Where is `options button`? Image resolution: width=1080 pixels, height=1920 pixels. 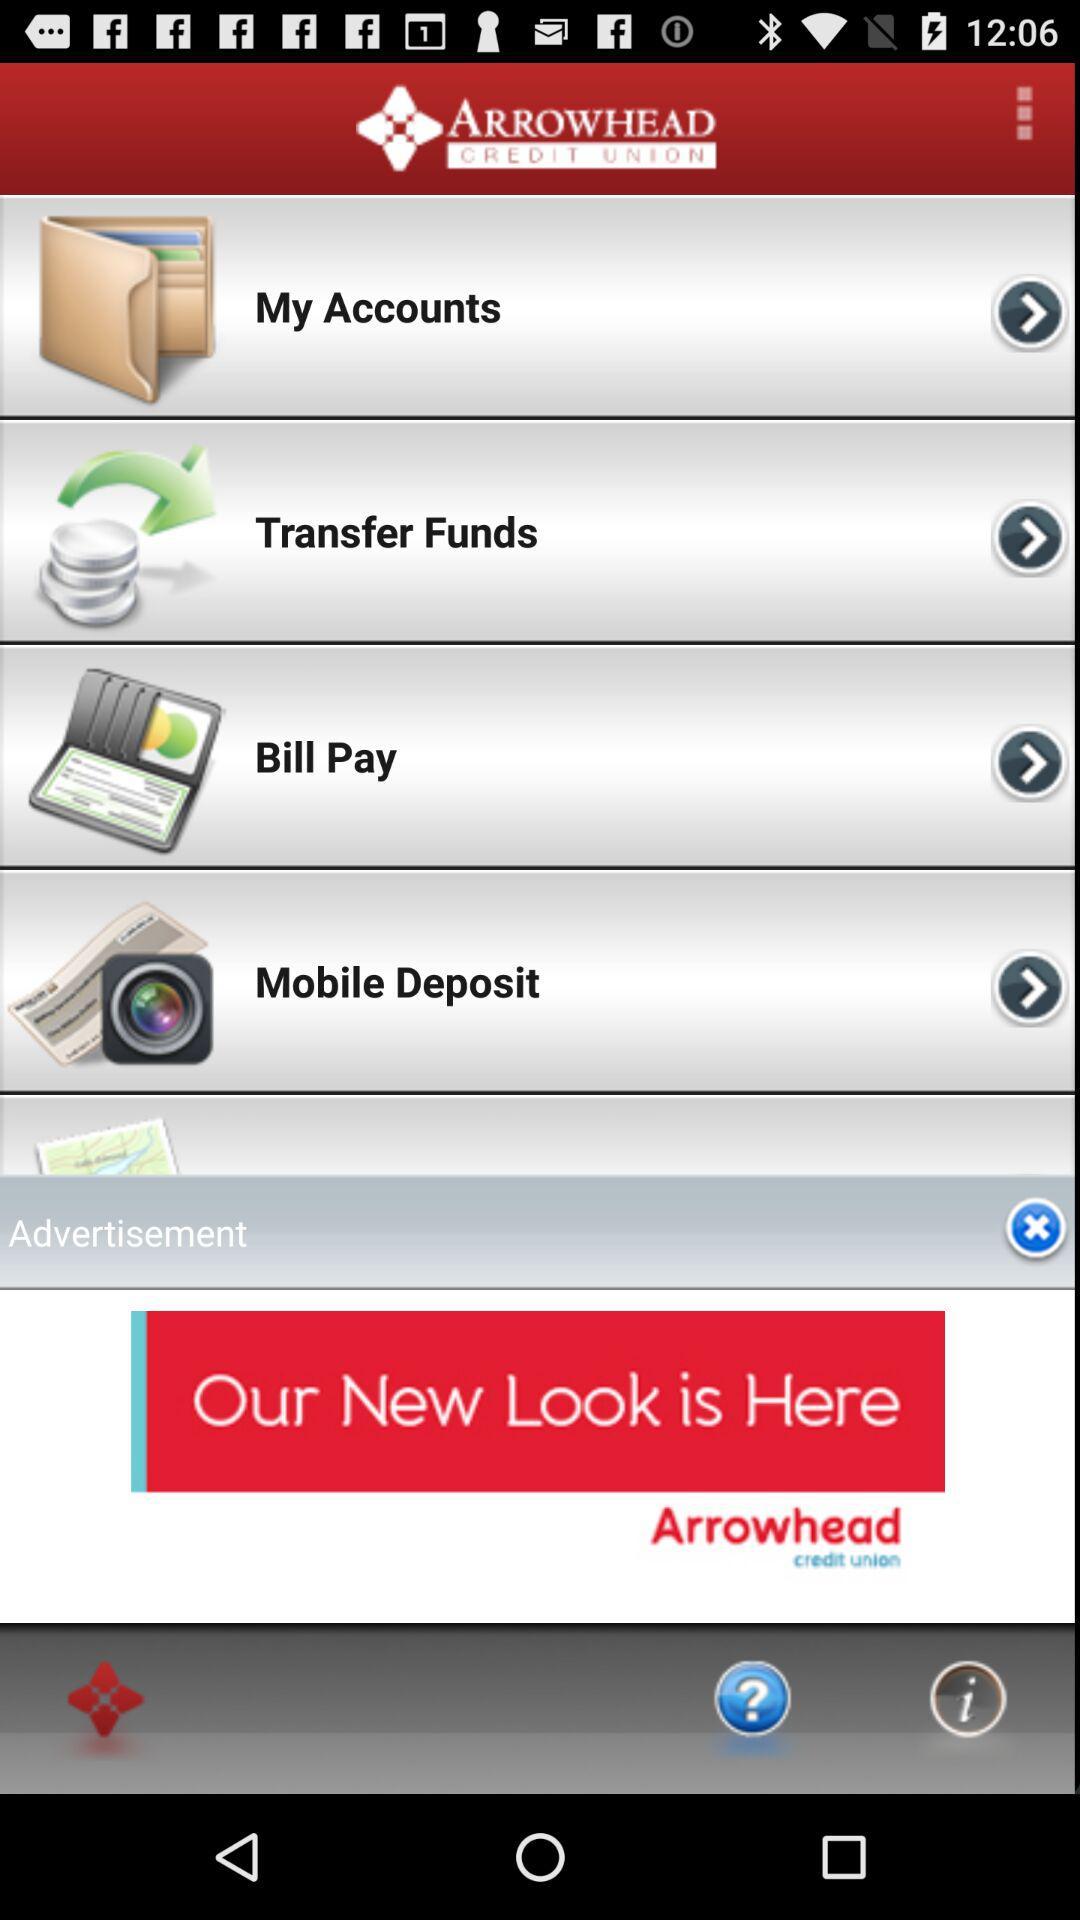
options button is located at coordinates (1024, 112).